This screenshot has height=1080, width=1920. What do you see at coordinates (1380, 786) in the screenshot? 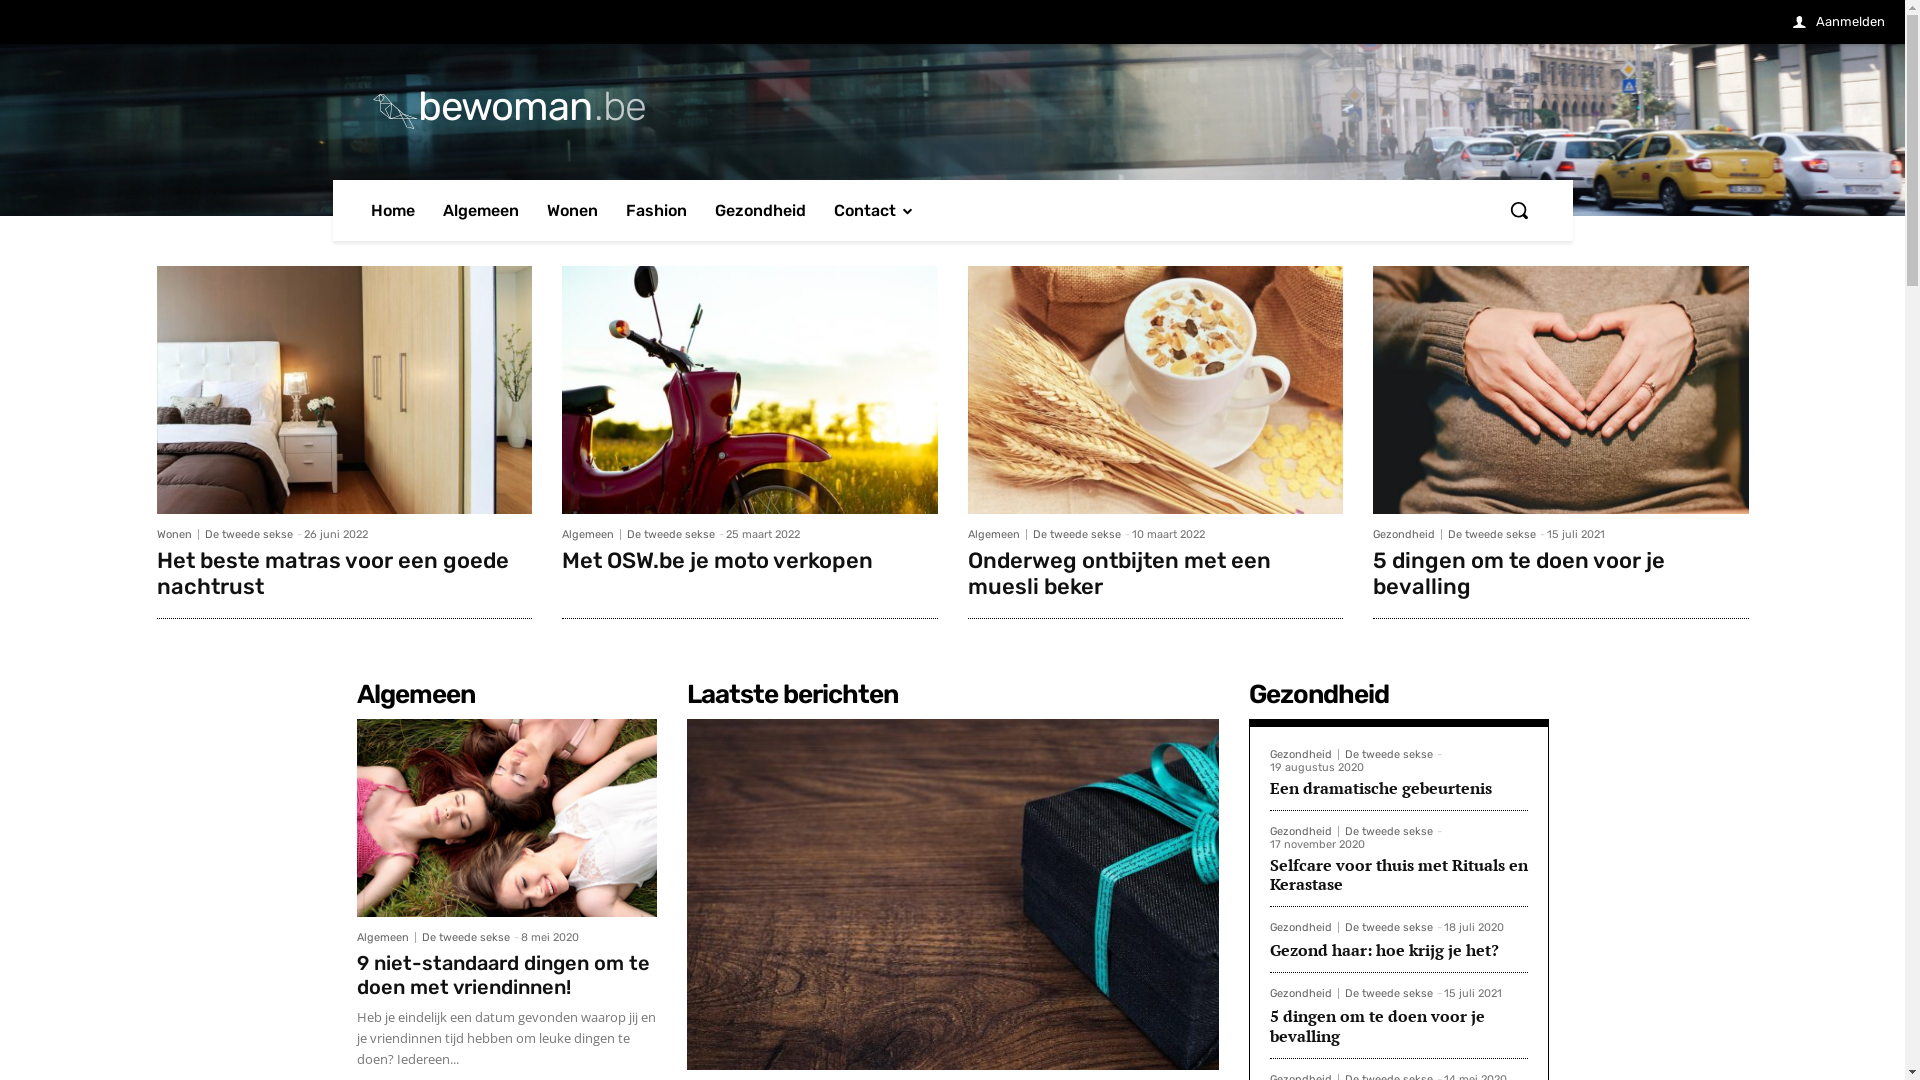
I see `'Een dramatische gebeurtenis'` at bounding box center [1380, 786].